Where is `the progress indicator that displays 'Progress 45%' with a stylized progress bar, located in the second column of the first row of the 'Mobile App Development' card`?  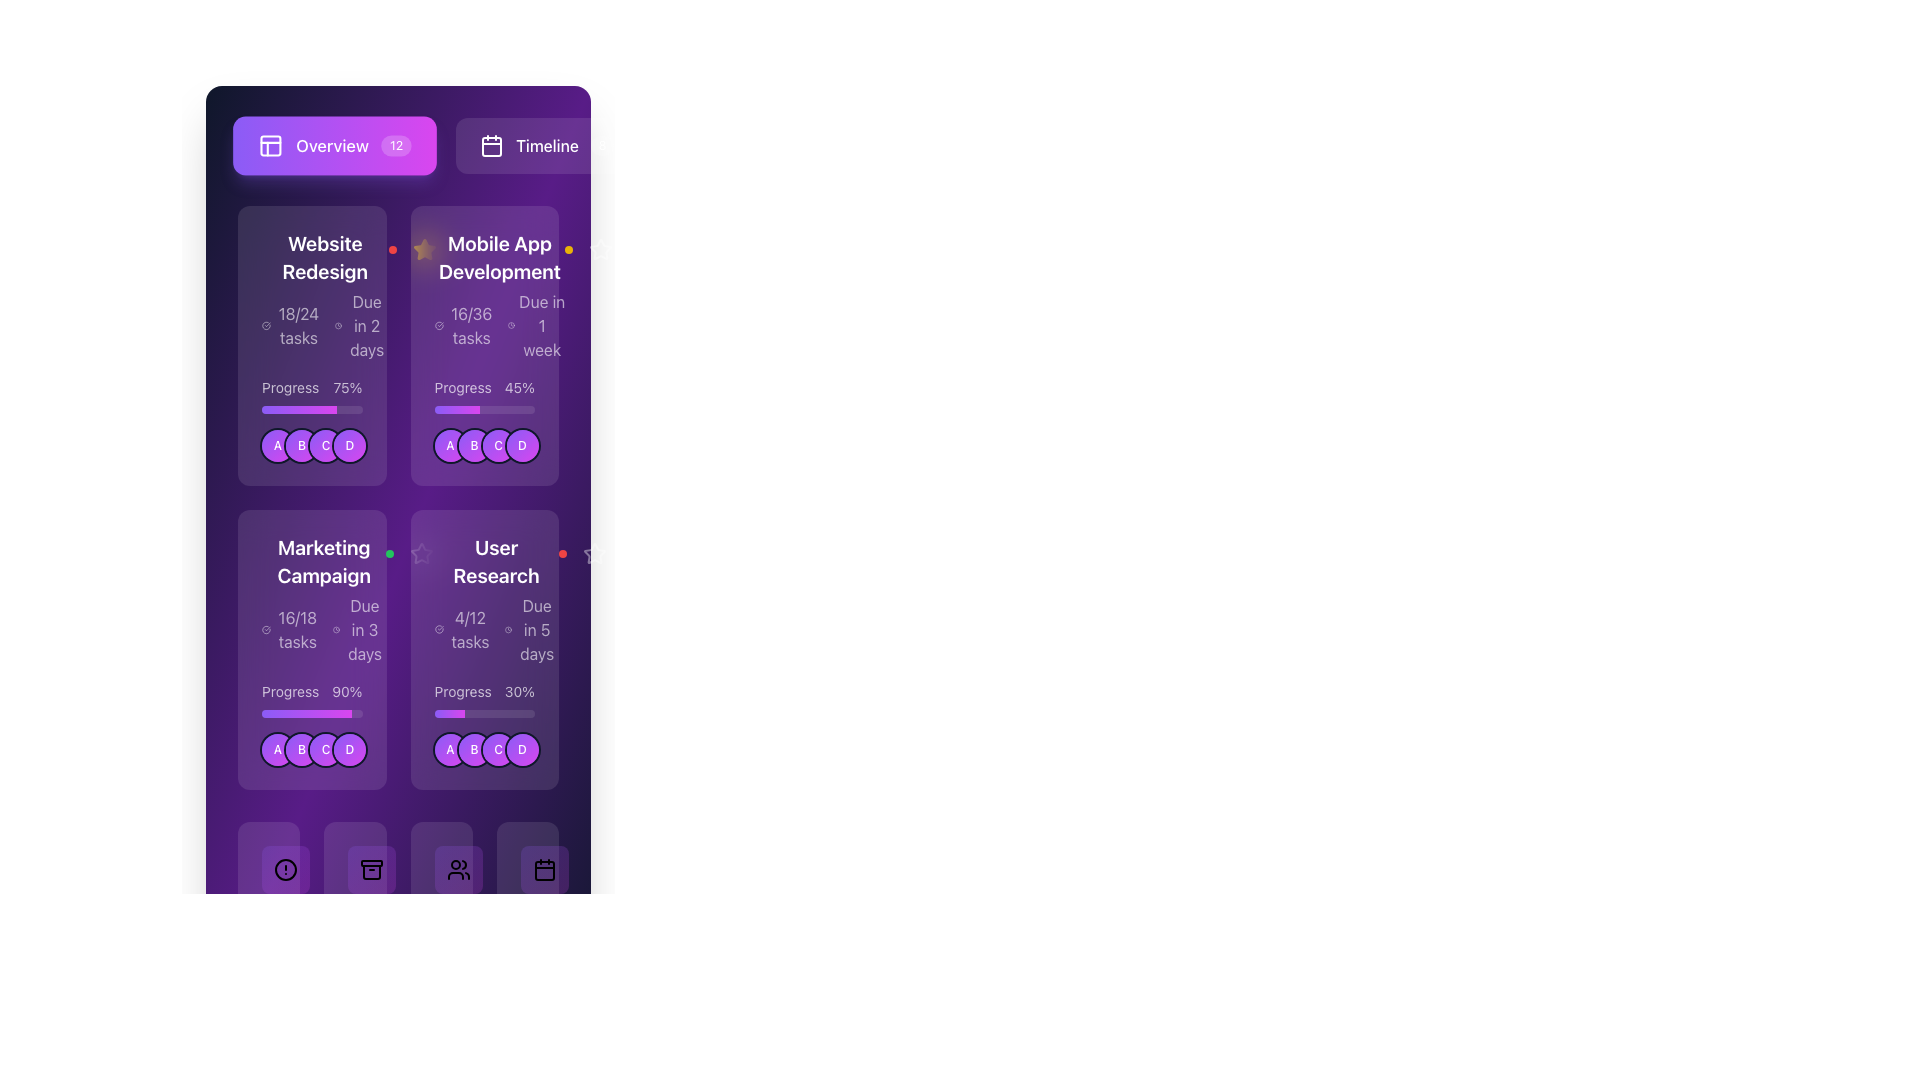
the progress indicator that displays 'Progress 45%' with a stylized progress bar, located in the second column of the first row of the 'Mobile App Development' card is located at coordinates (484, 396).